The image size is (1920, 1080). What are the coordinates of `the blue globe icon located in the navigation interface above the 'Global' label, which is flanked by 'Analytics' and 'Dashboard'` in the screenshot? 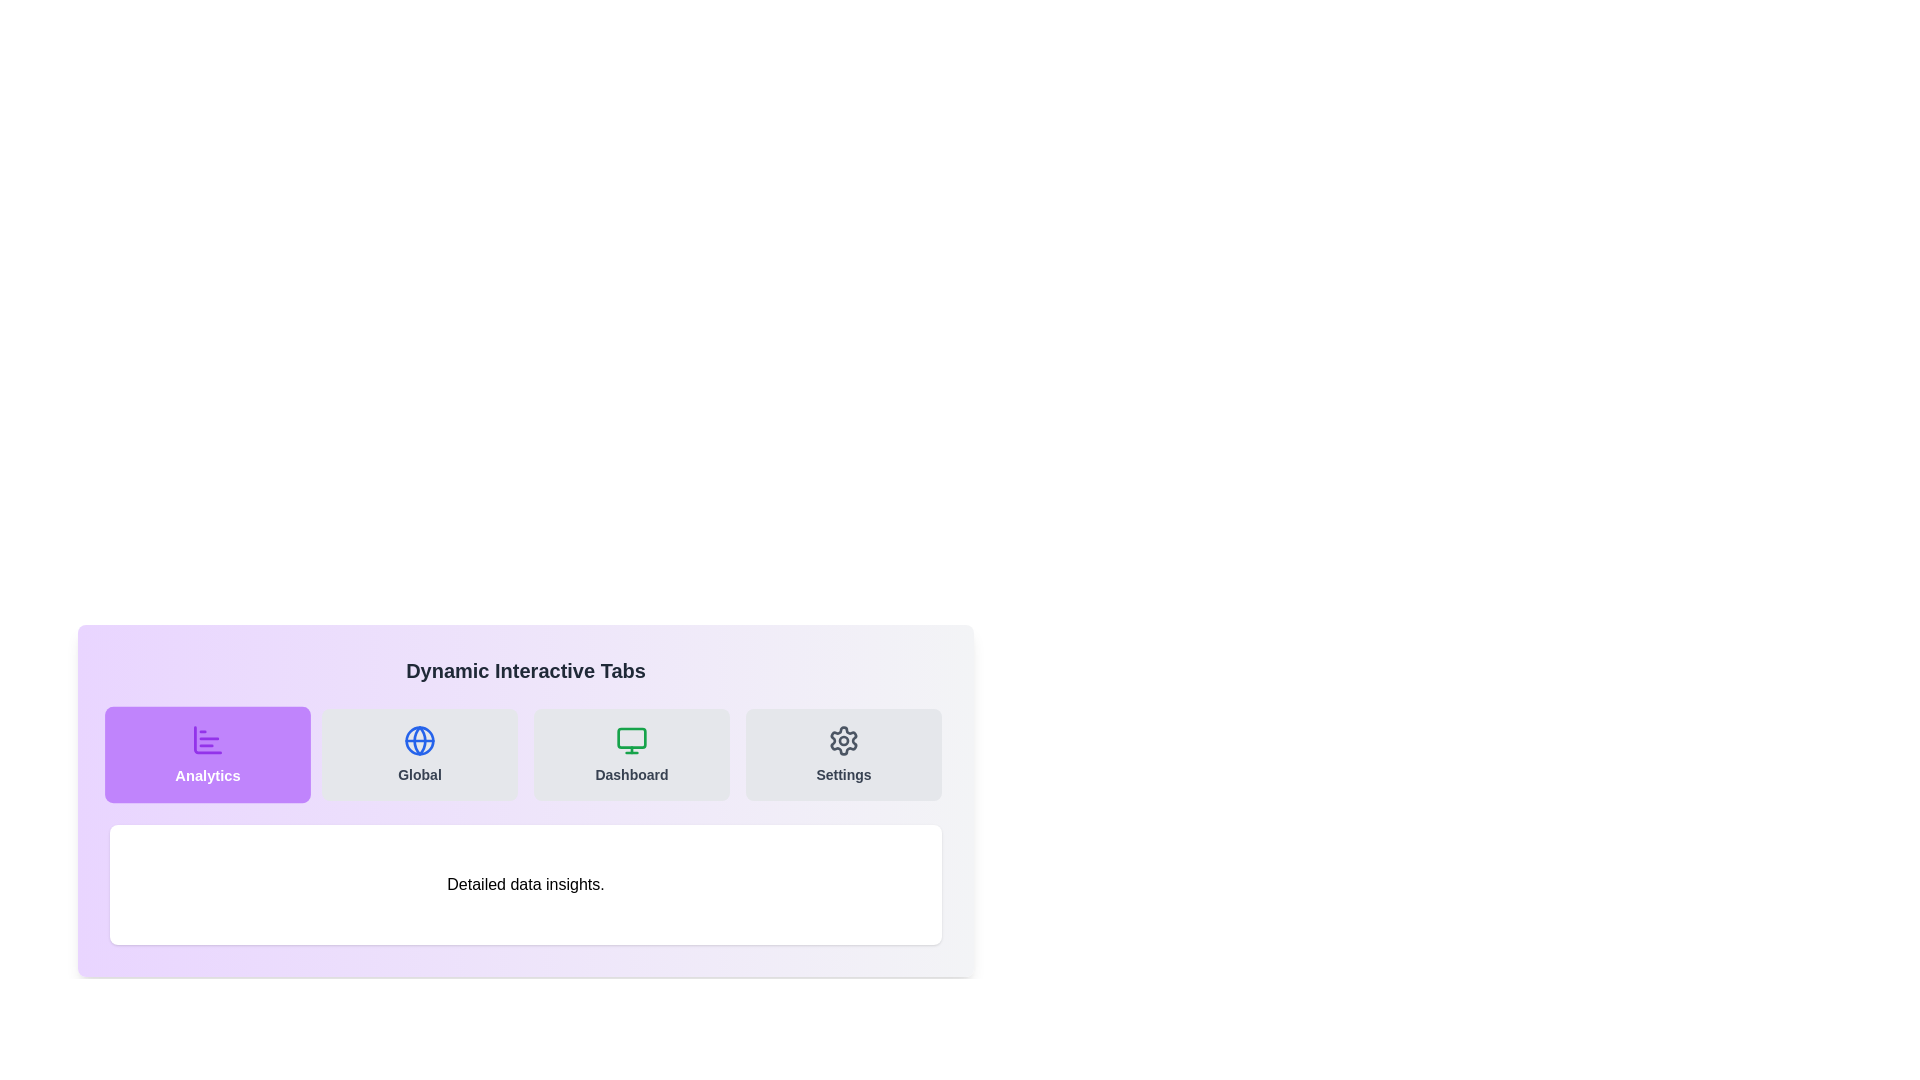 It's located at (419, 740).